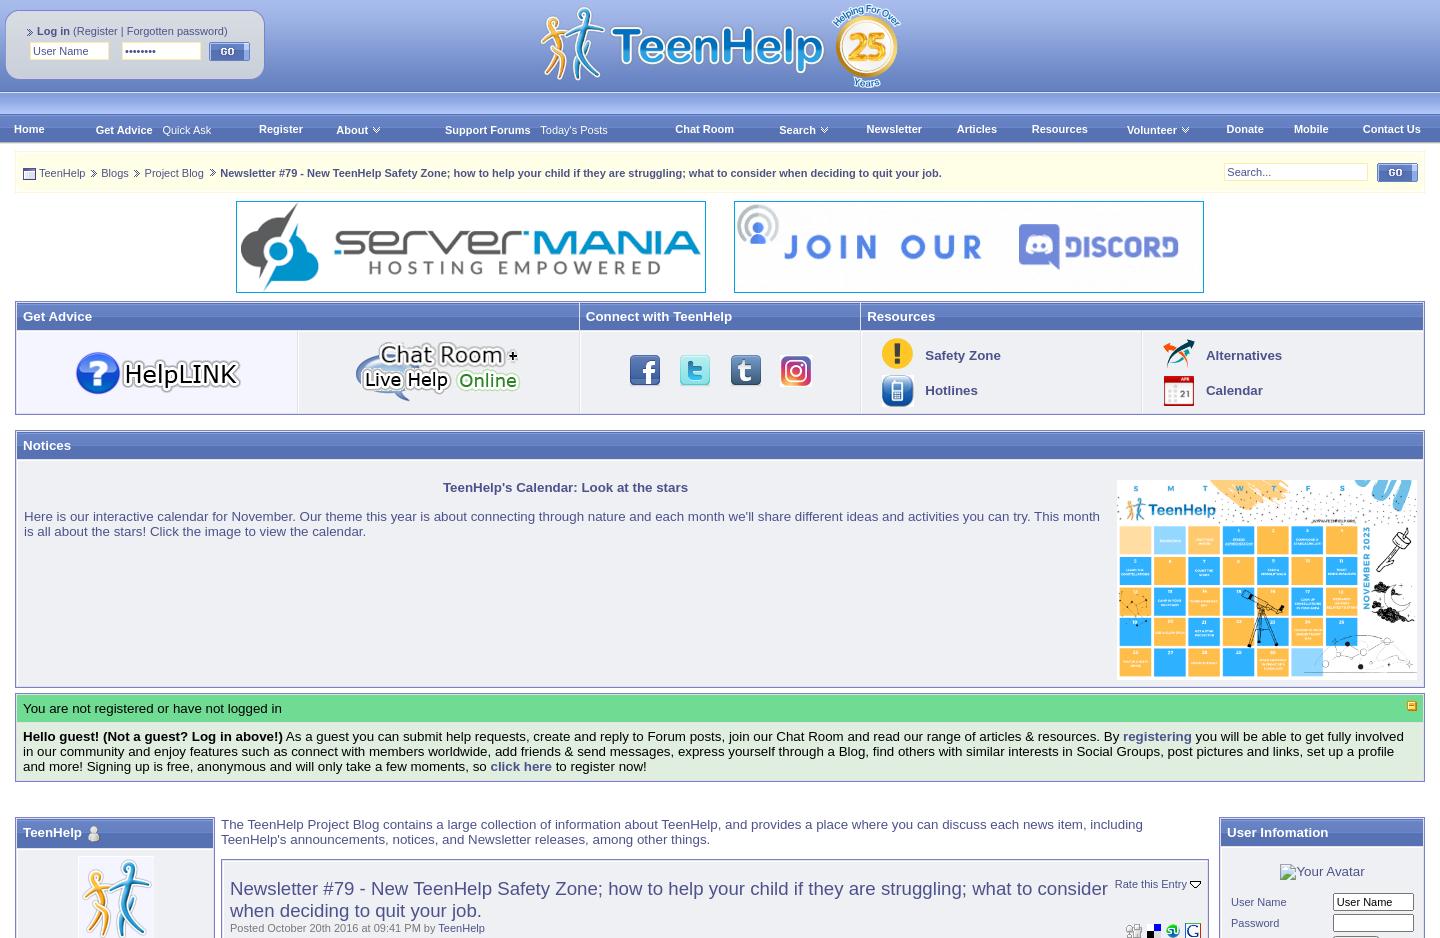 The height and width of the screenshot is (938, 1440). What do you see at coordinates (681, 832) in the screenshot?
I see `'The TeenHelp Project Blog contains a large collection of information about TeenHelp, and provides a place where you can discuss each news item, including TeenHelp's announcements, notices, and Newsletter releases, among other things.'` at bounding box center [681, 832].